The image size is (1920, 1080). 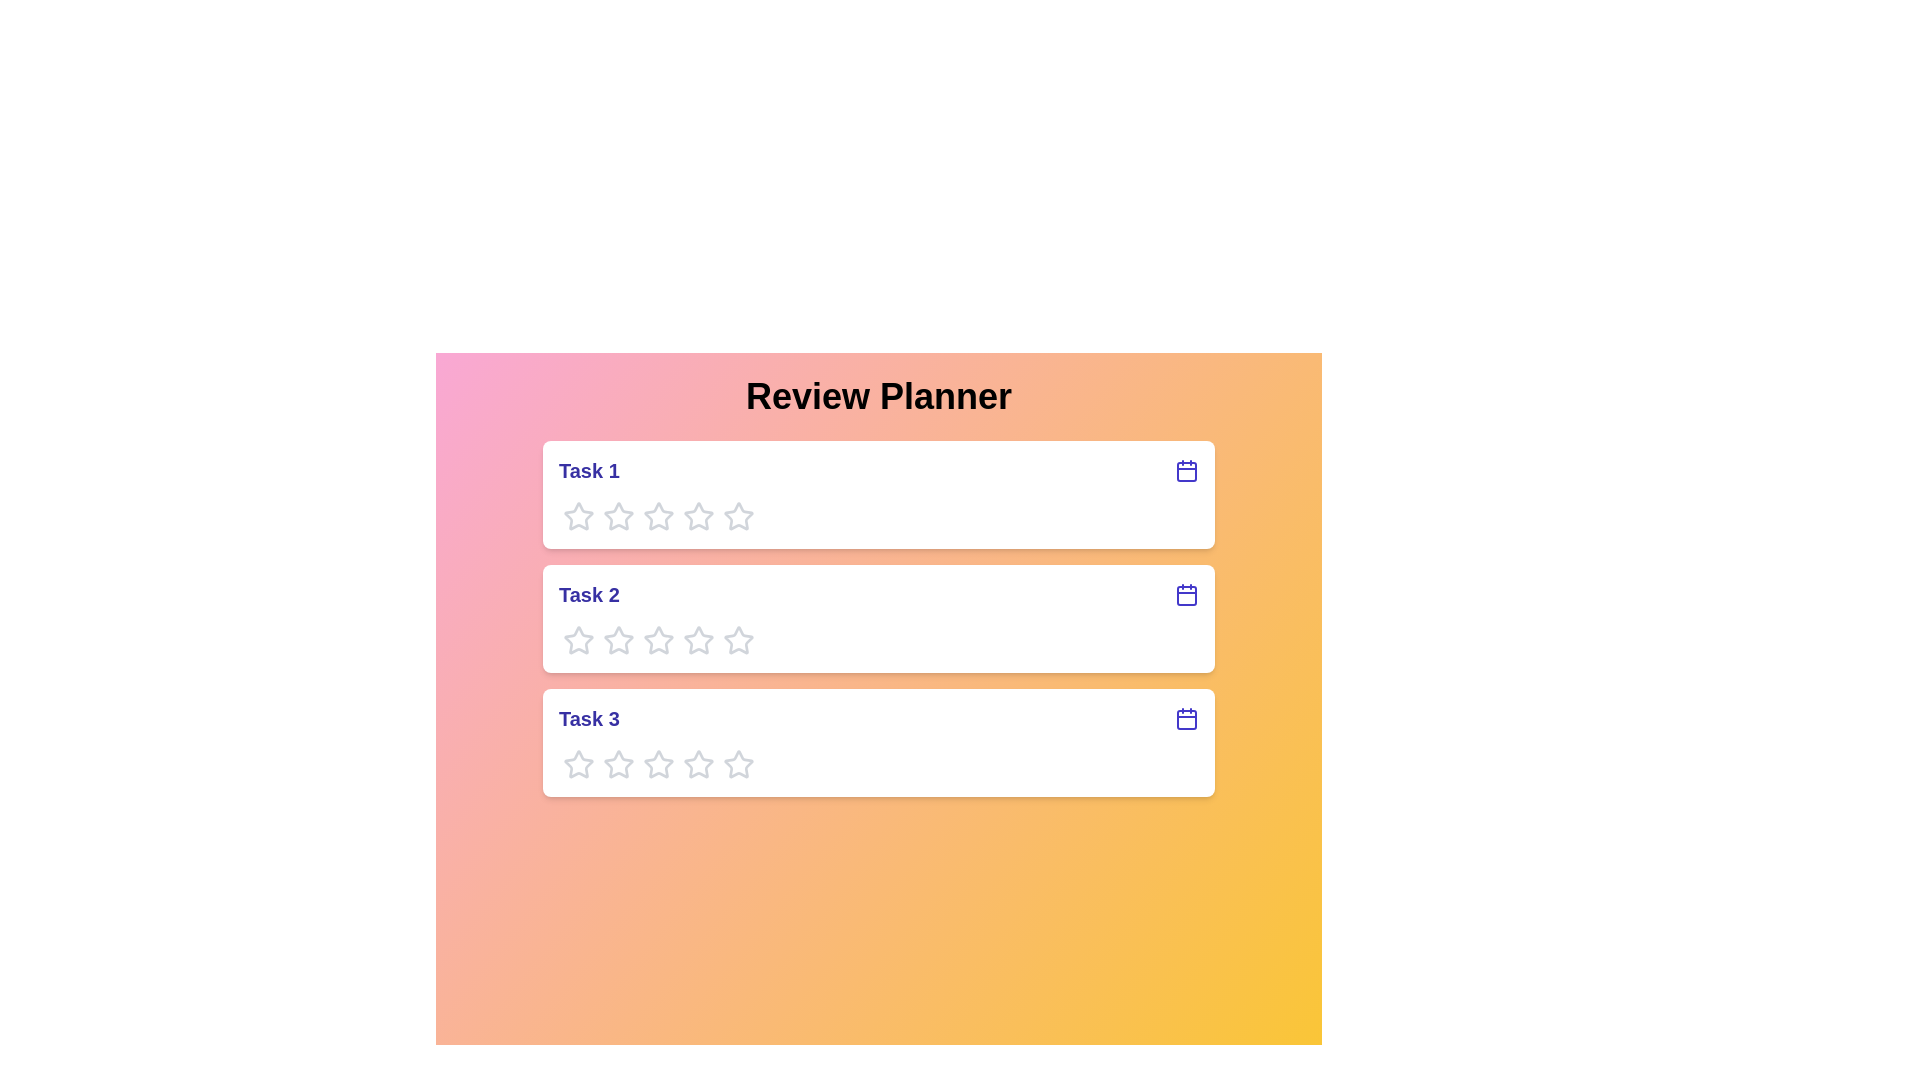 I want to click on the calendar icon for Task 3, so click(x=1186, y=717).